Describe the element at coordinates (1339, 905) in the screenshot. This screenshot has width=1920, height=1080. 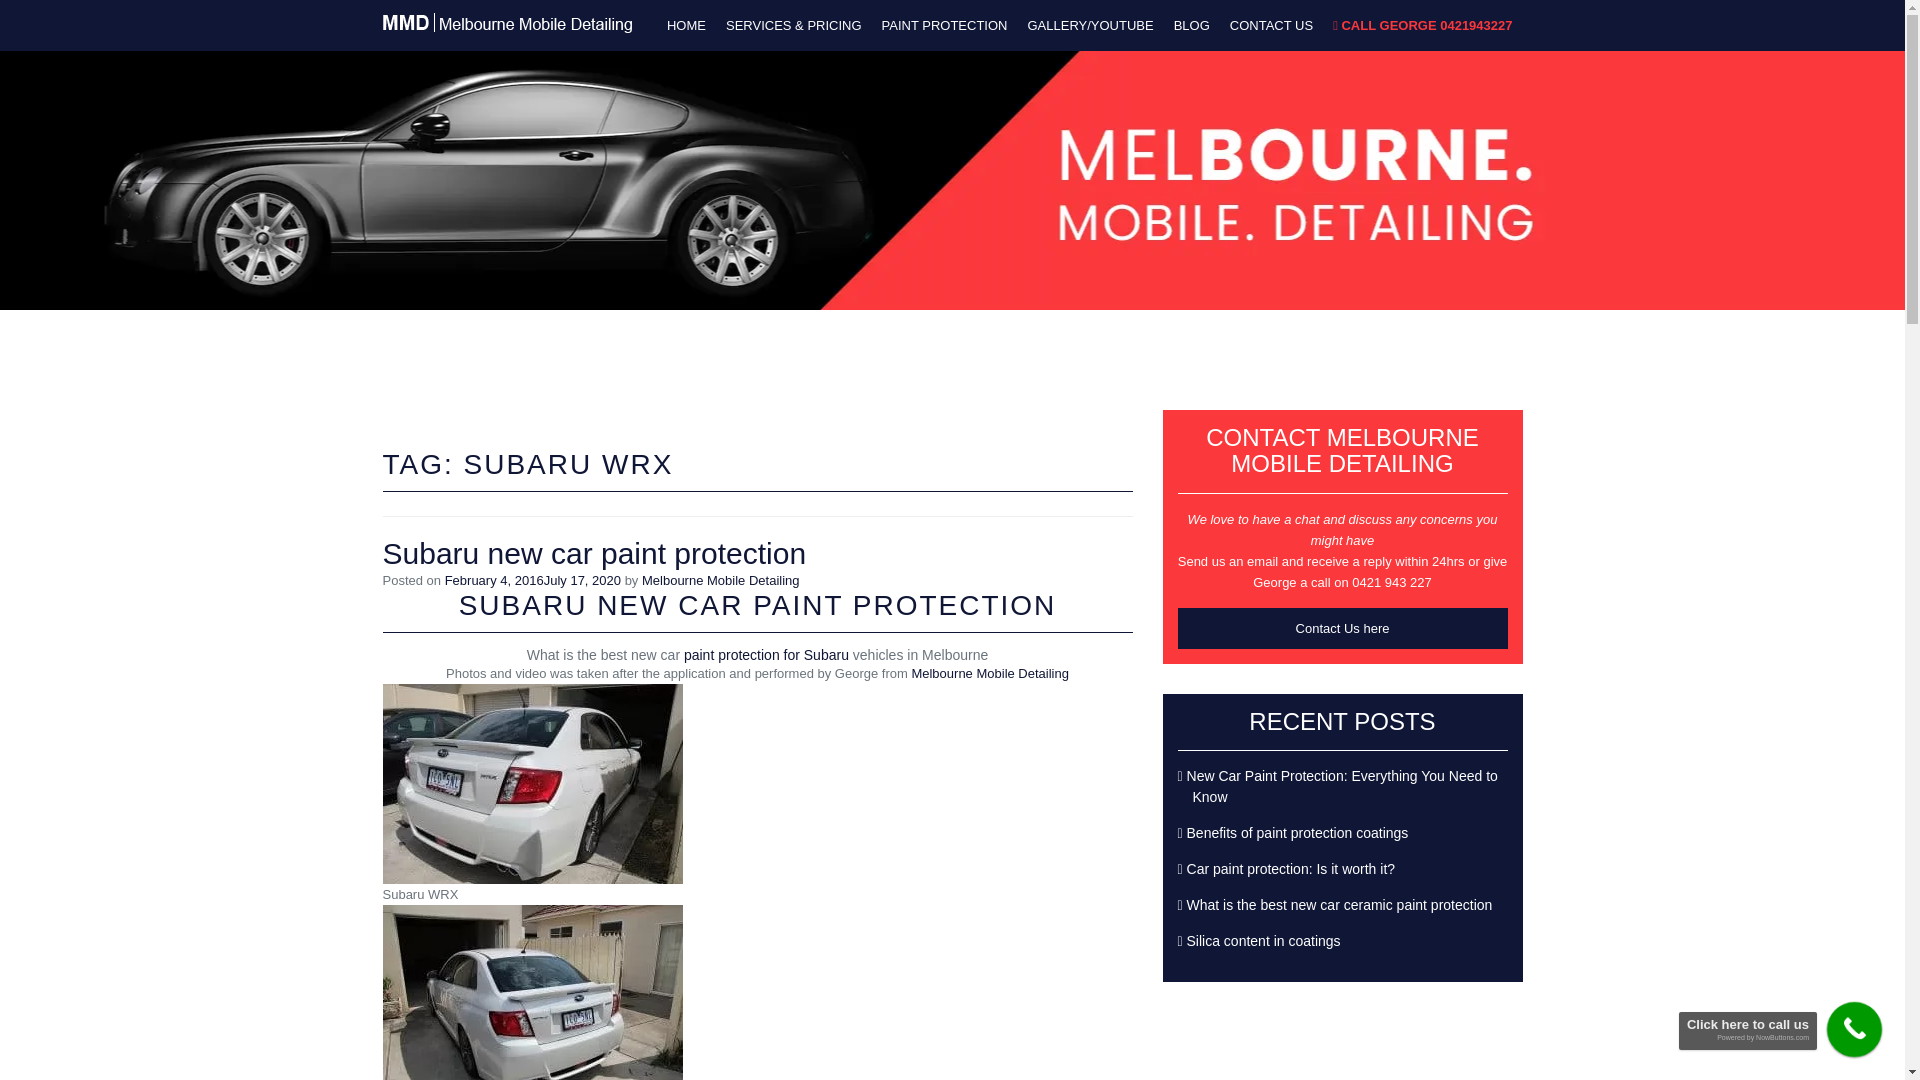
I see `'What is the best new car ceramic paint protection'` at that location.